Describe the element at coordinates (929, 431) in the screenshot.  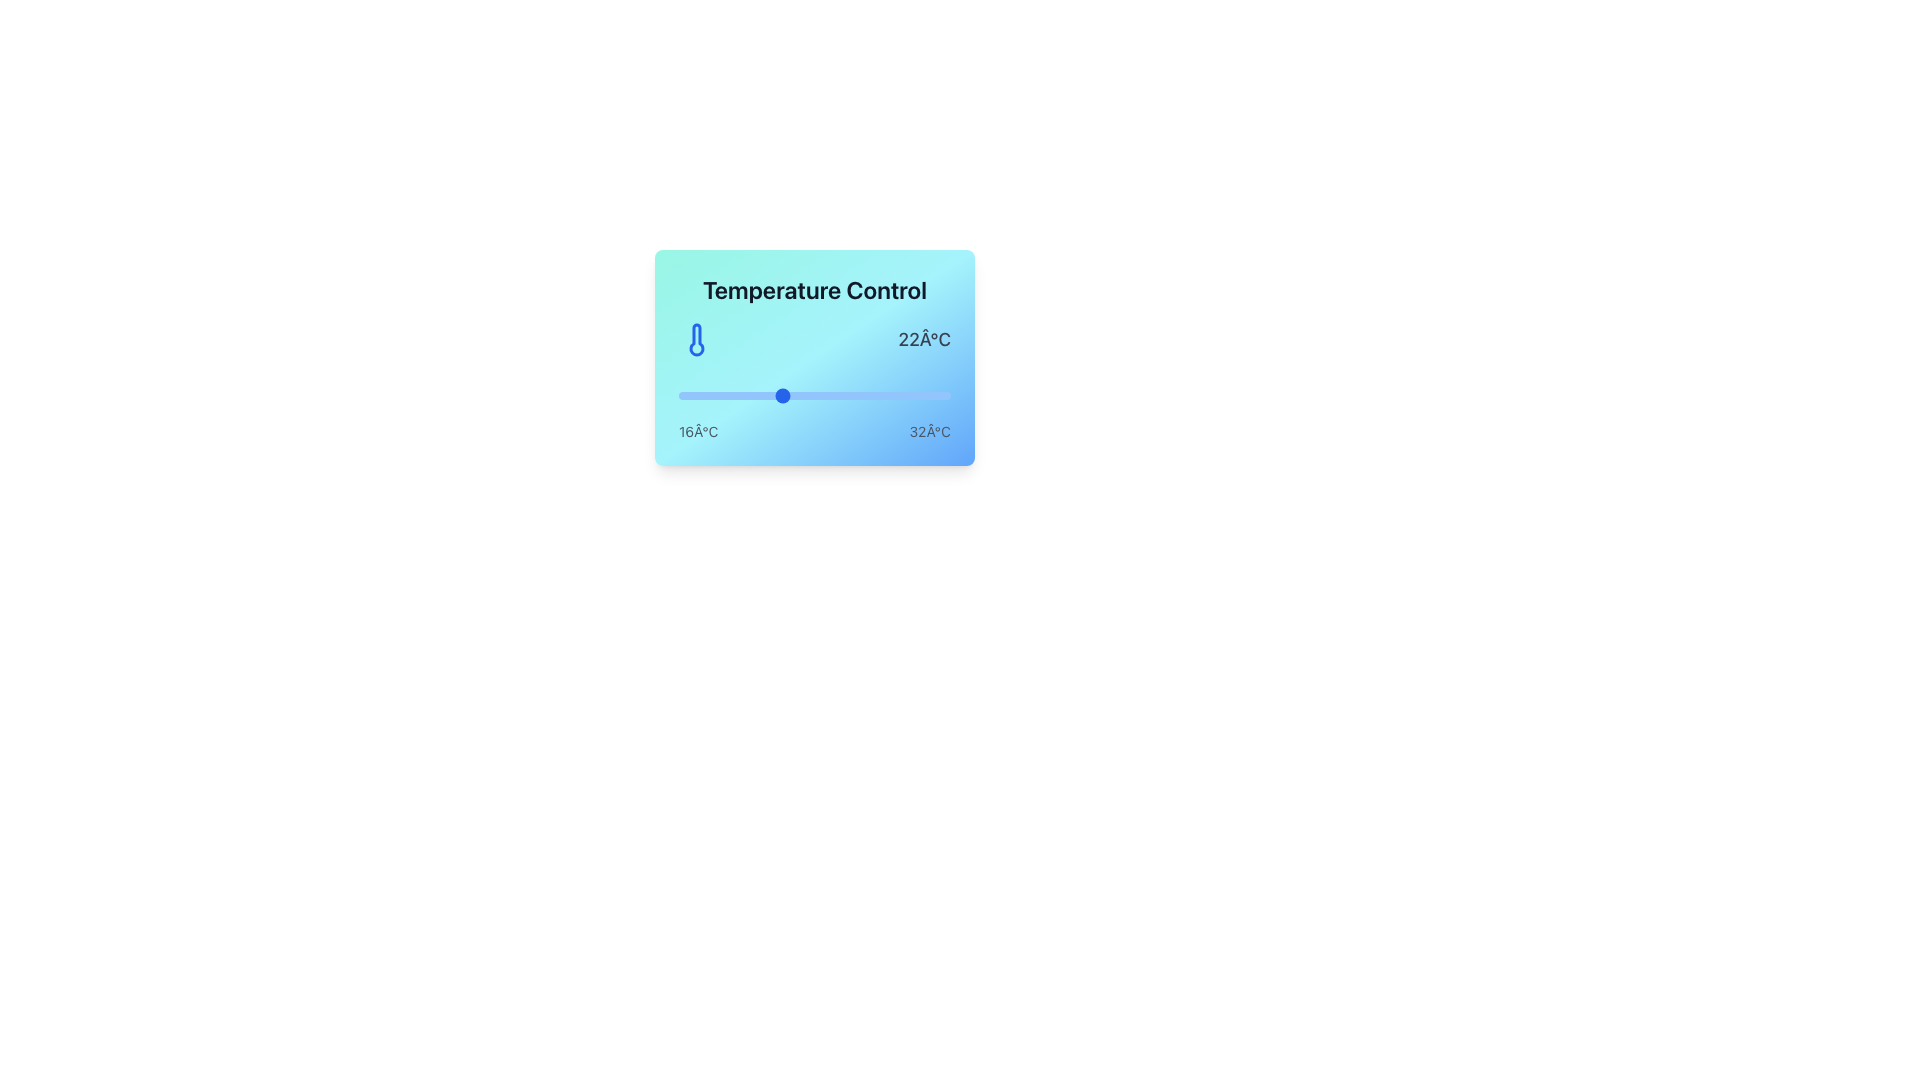
I see `the temperature range upper limit label located in the bottom-right corner of the card component, which follows the '16°C' text element` at that location.